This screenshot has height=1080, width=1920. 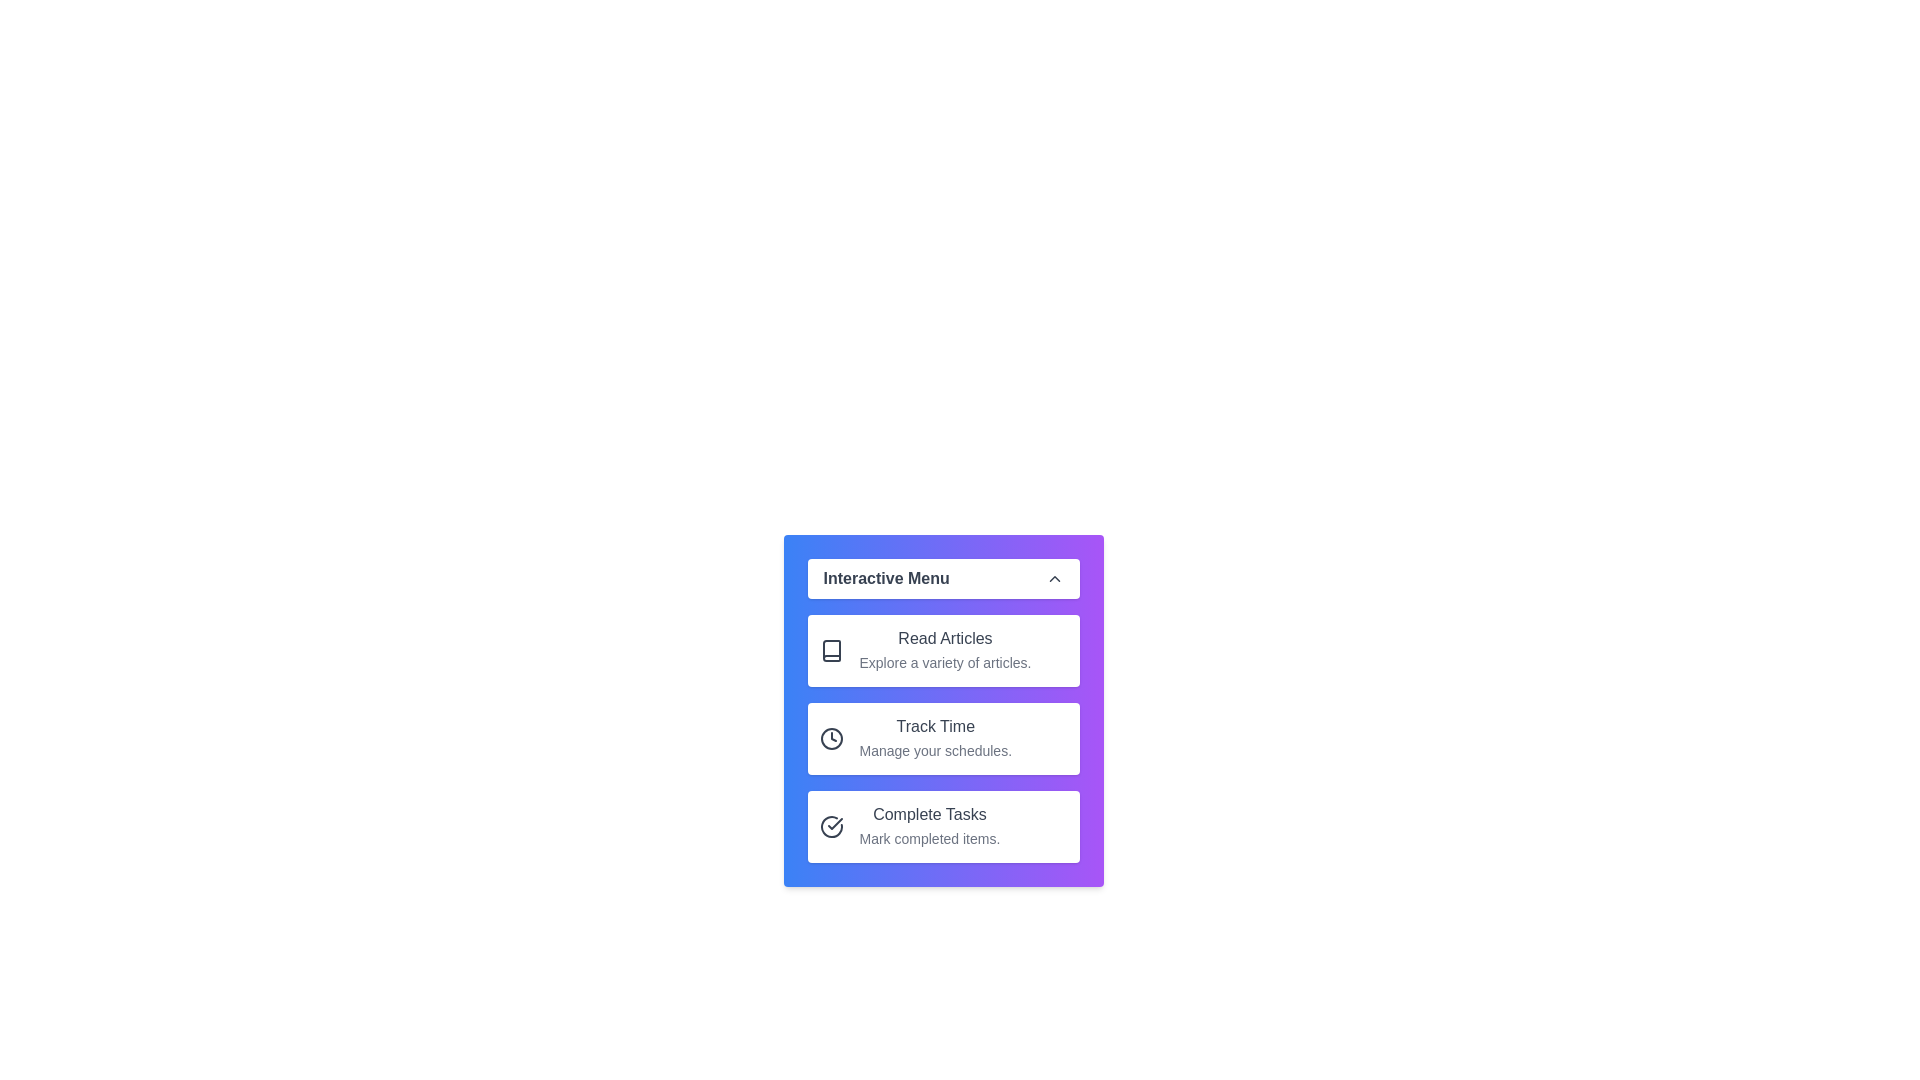 I want to click on the menu item with the title Track Time, so click(x=942, y=739).